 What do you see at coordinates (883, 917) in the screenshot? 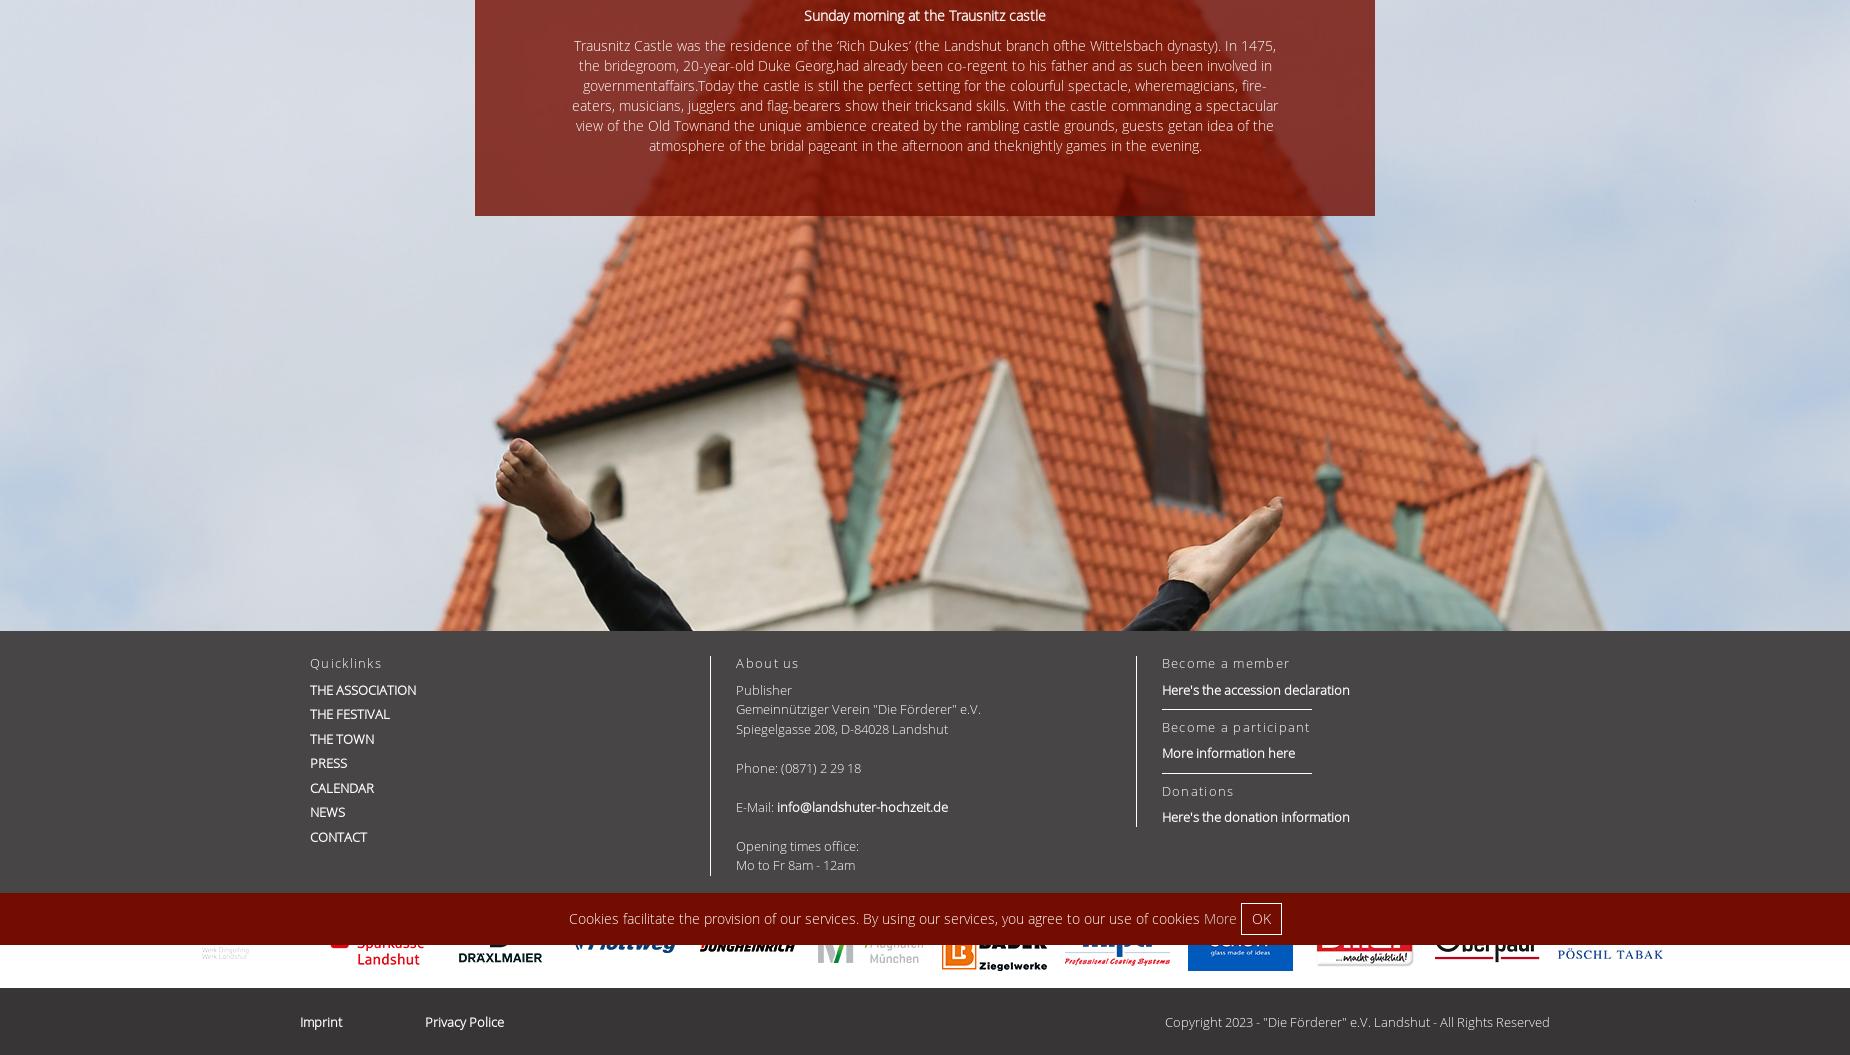
I see `'Cookies facilitate the provision of our services. By using our services, you agree to our use of cookies'` at bounding box center [883, 917].